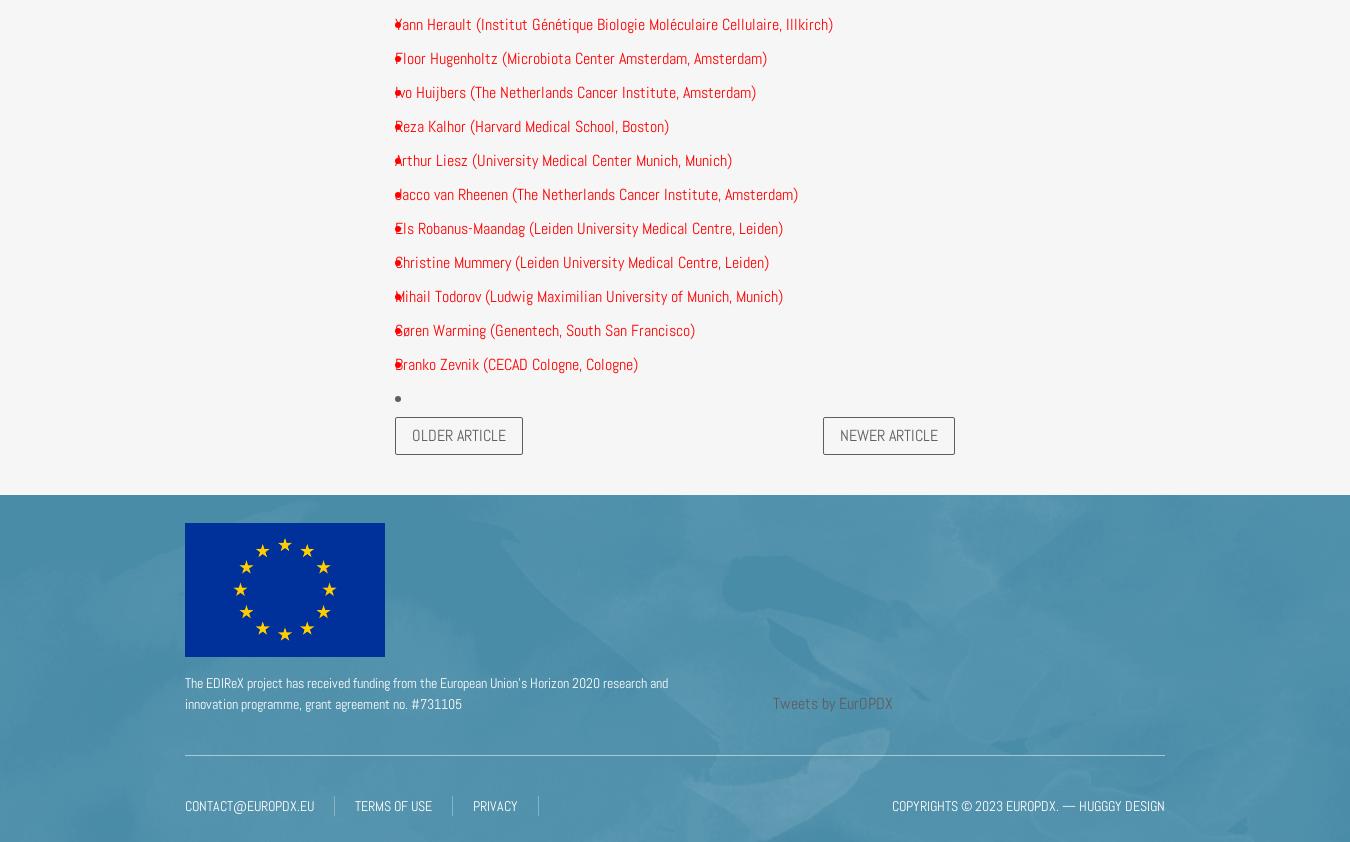 This screenshot has width=1350, height=842. Describe the element at coordinates (393, 805) in the screenshot. I see `'Terms of use'` at that location.